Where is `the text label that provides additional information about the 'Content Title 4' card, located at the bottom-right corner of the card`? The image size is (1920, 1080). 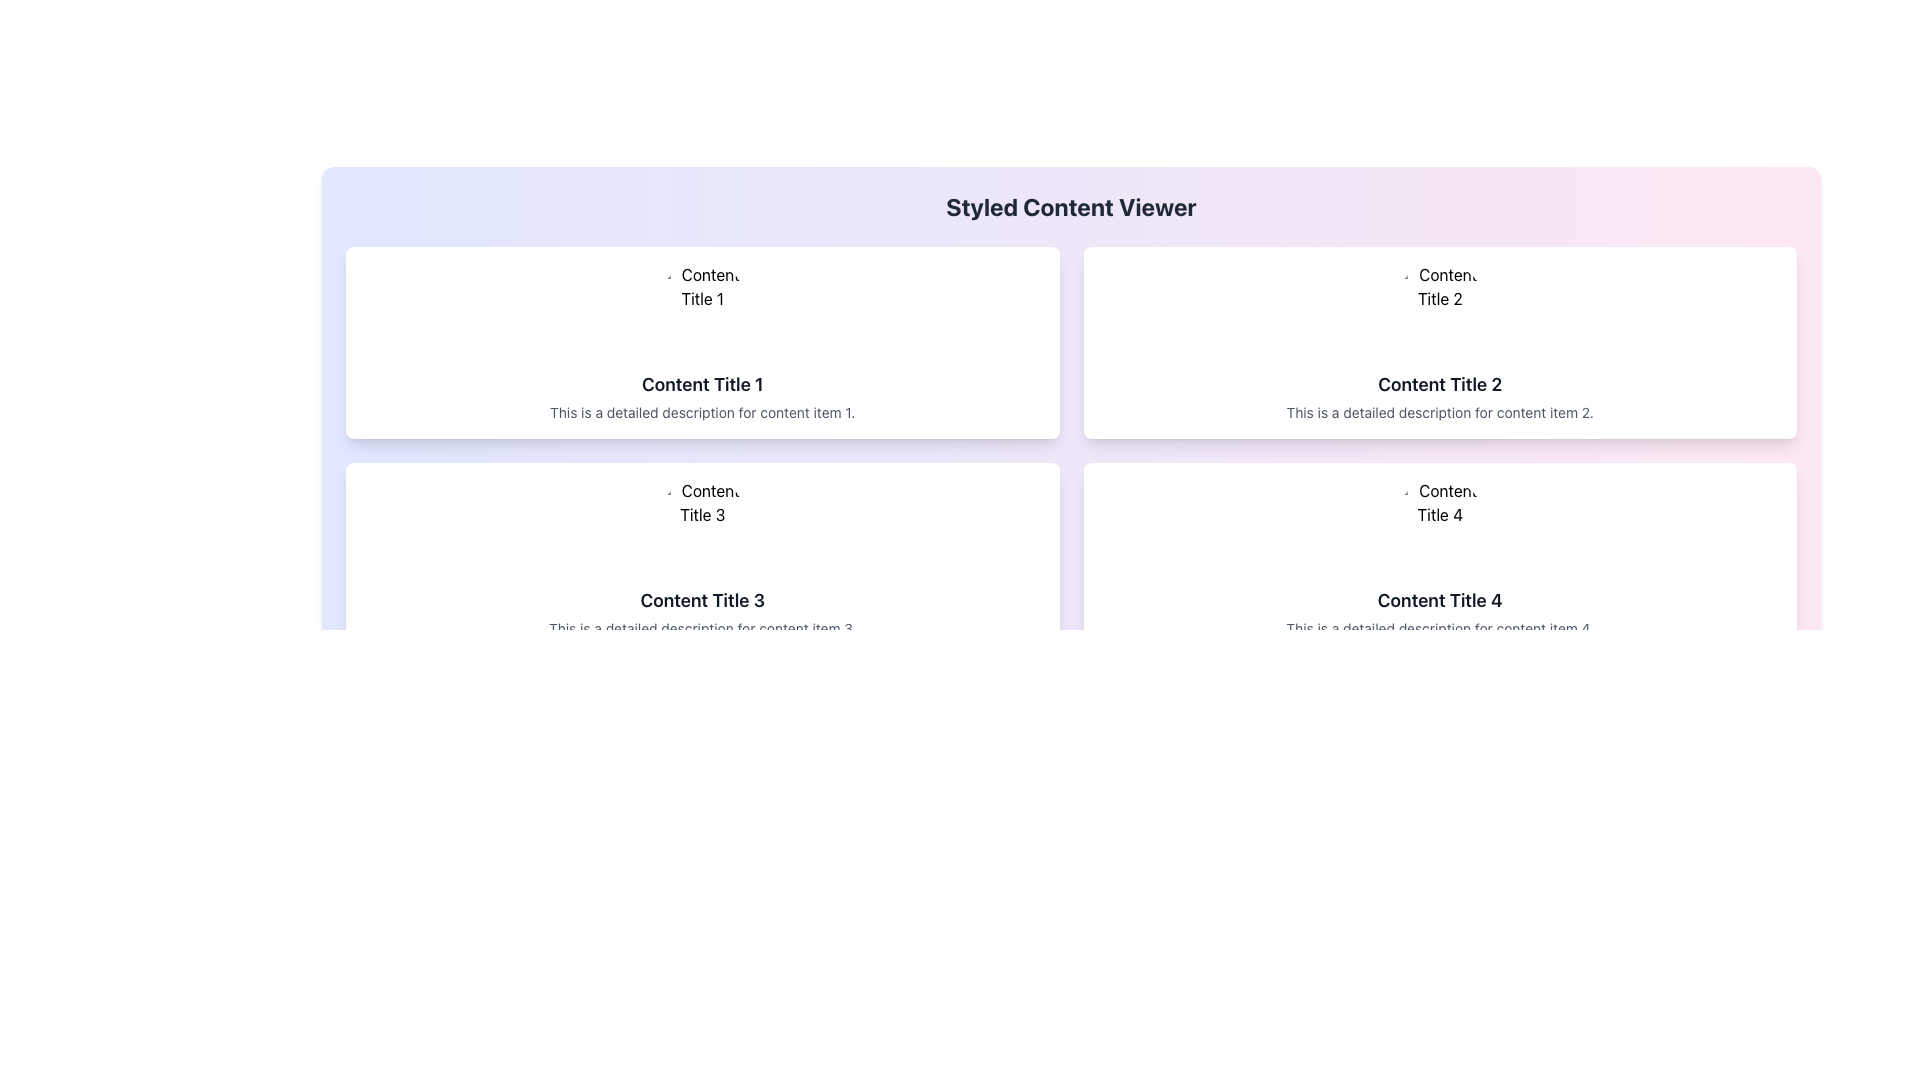
the text label that provides additional information about the 'Content Title 4' card, located at the bottom-right corner of the card is located at coordinates (1440, 627).